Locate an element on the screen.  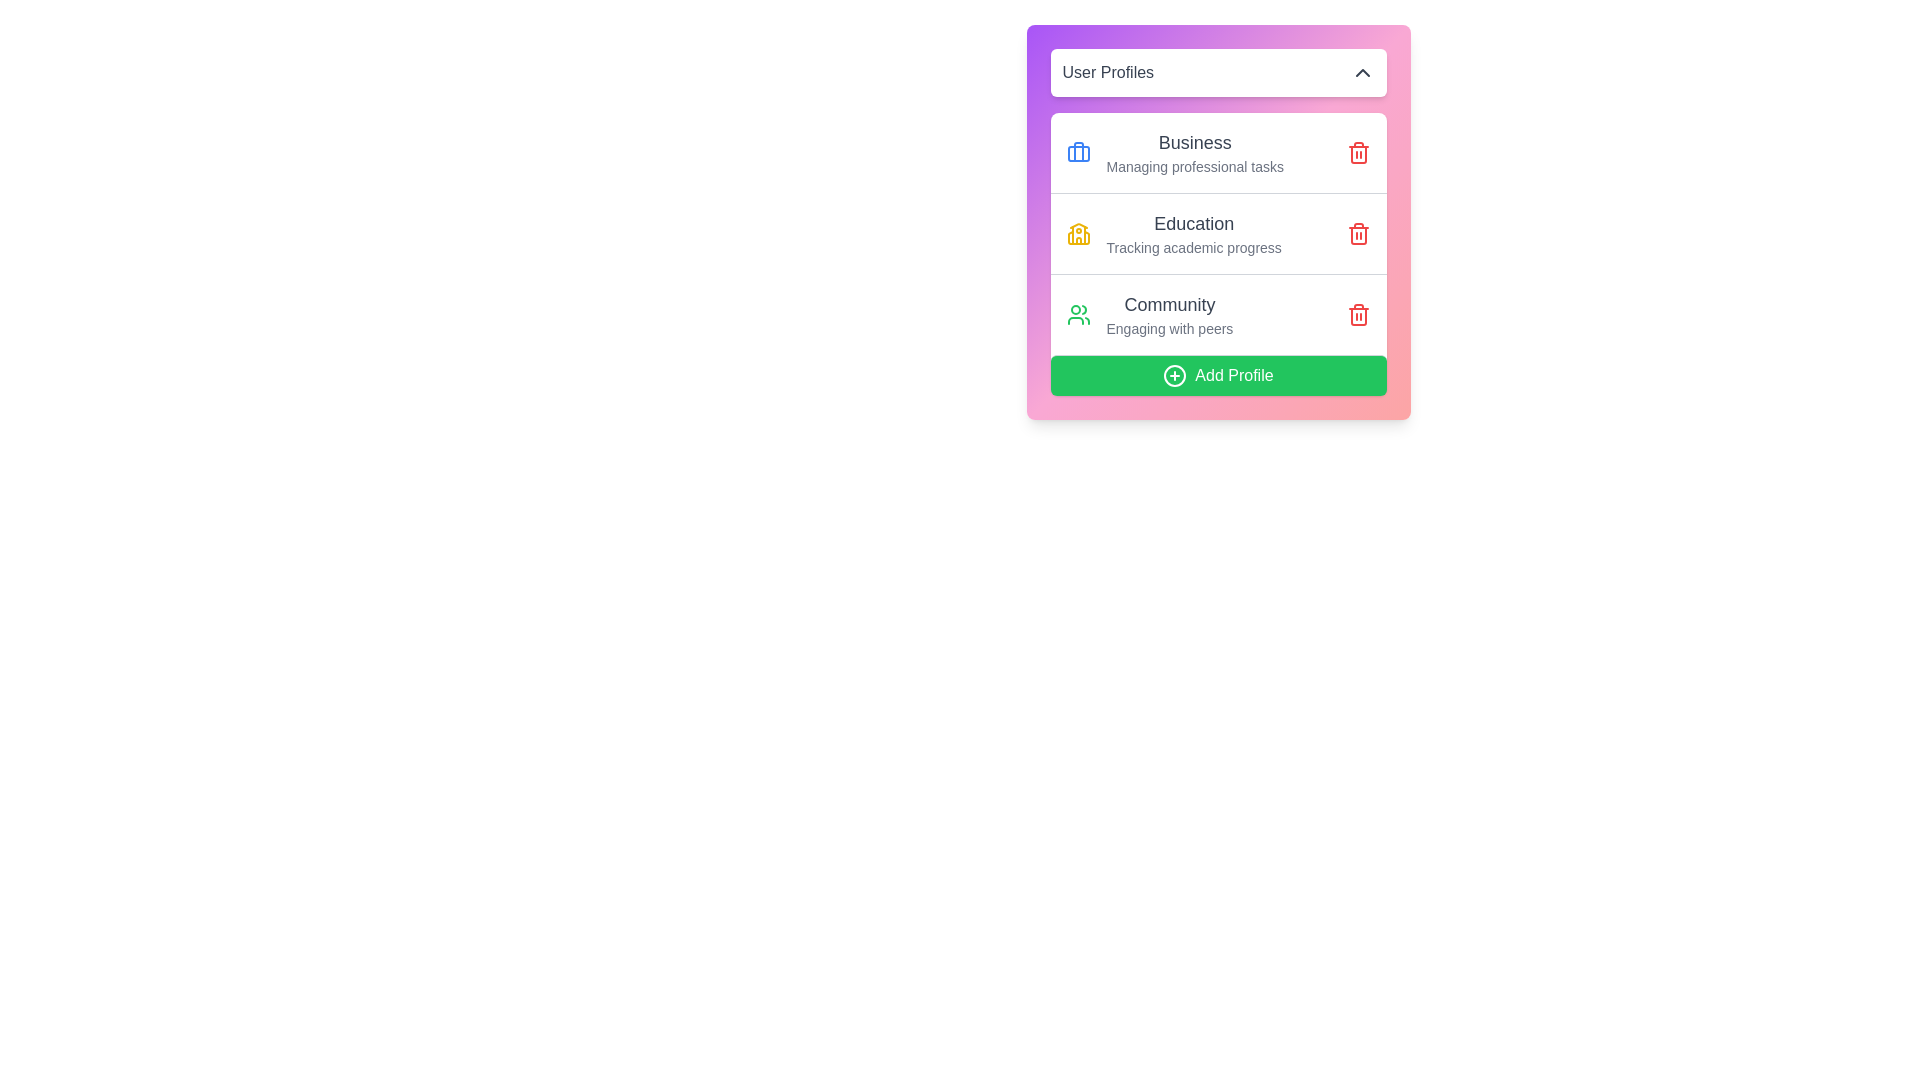
the text label reading 'Engaging with peers', which is styled with a small font size and gray color, positioned below the 'Community' label in the profile categories list is located at coordinates (1169, 327).